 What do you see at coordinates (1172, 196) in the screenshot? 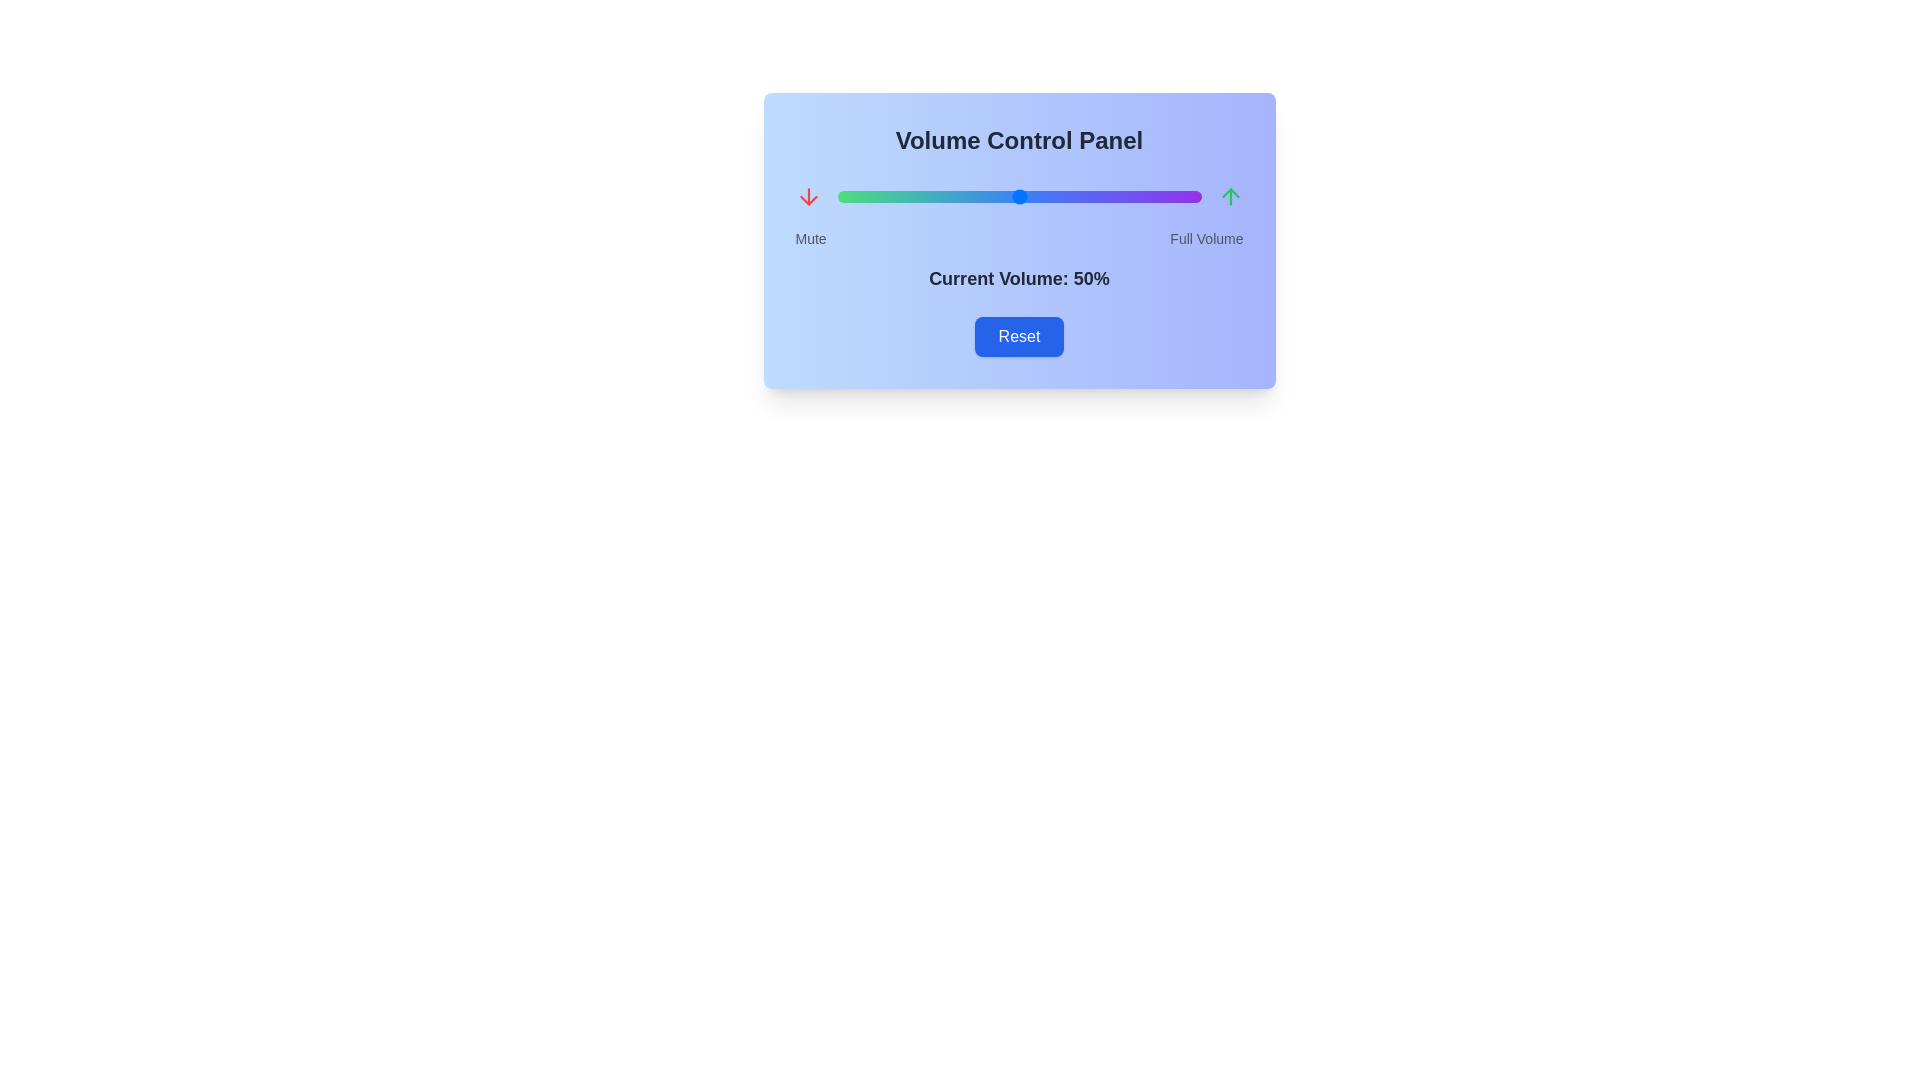
I see `the volume slider to set the volume to 92%` at bounding box center [1172, 196].